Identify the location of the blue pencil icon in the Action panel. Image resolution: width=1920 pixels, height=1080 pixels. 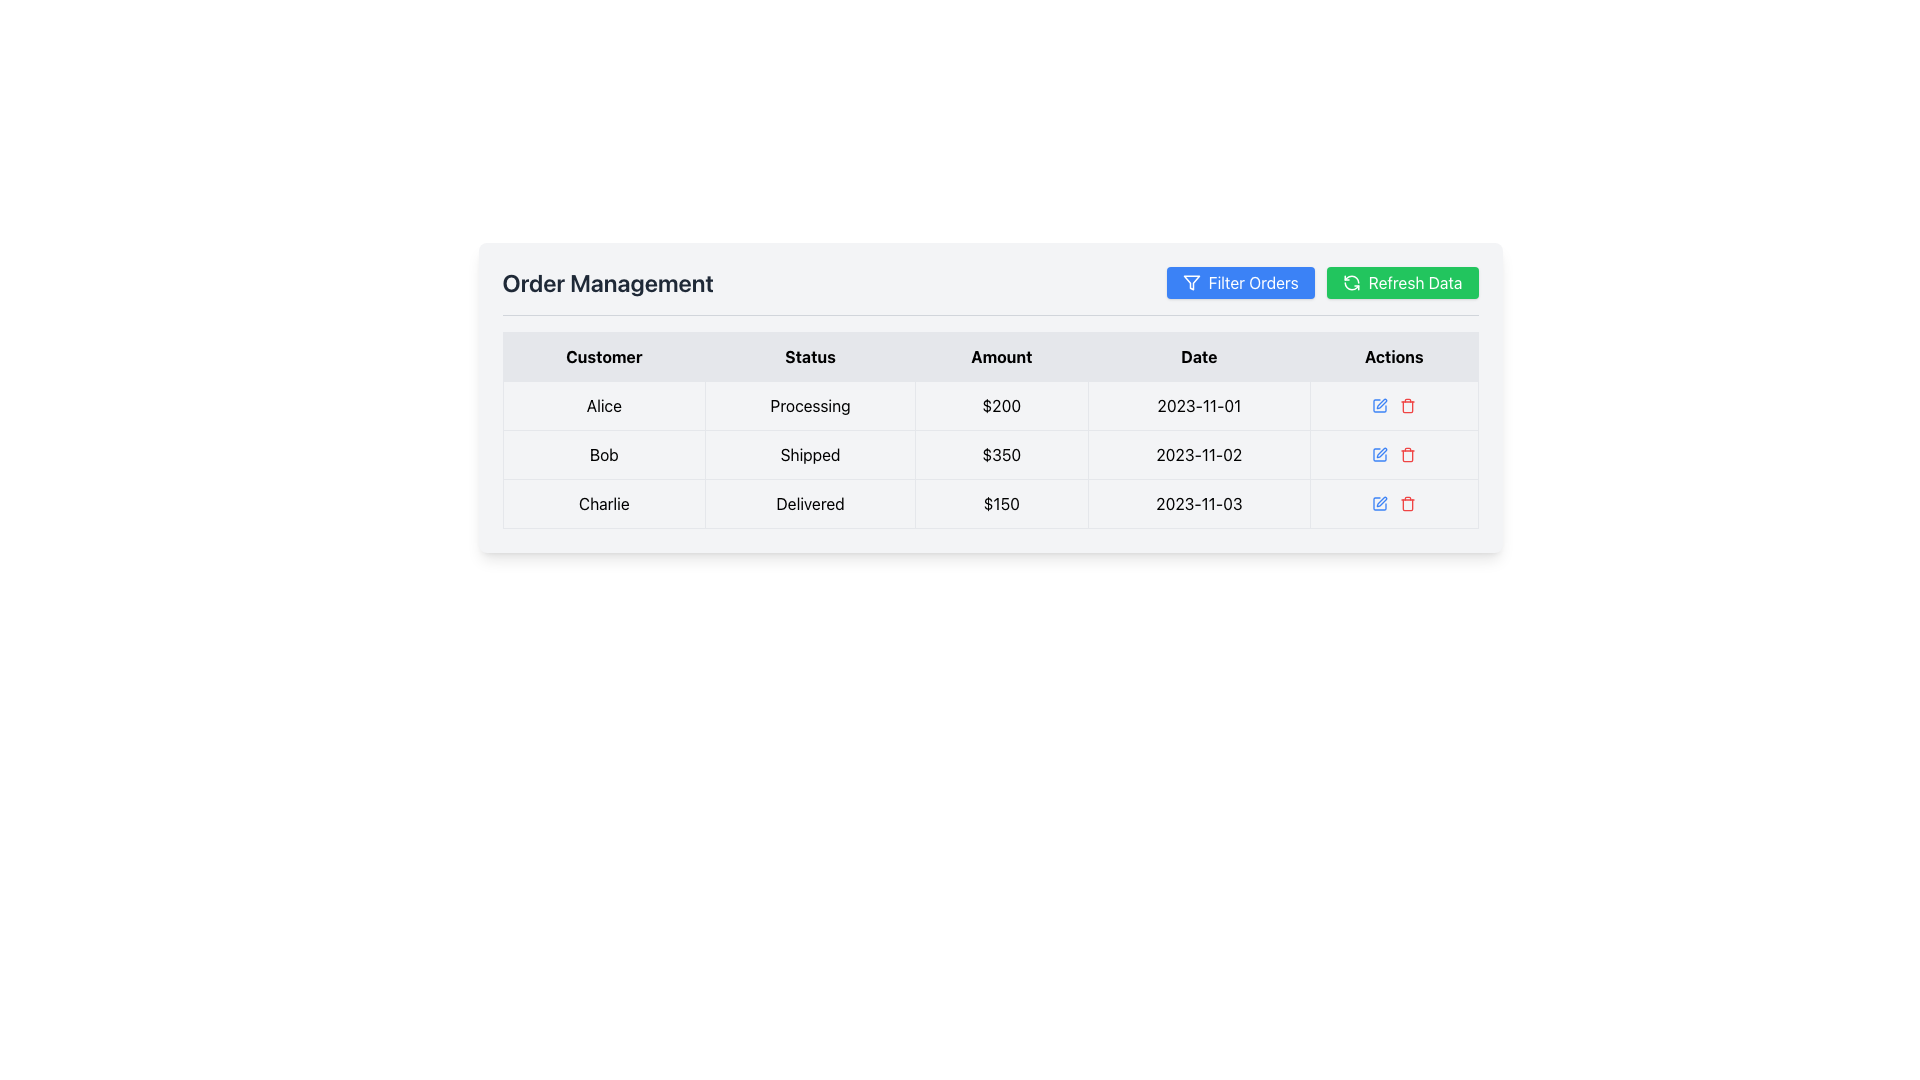
(1392, 455).